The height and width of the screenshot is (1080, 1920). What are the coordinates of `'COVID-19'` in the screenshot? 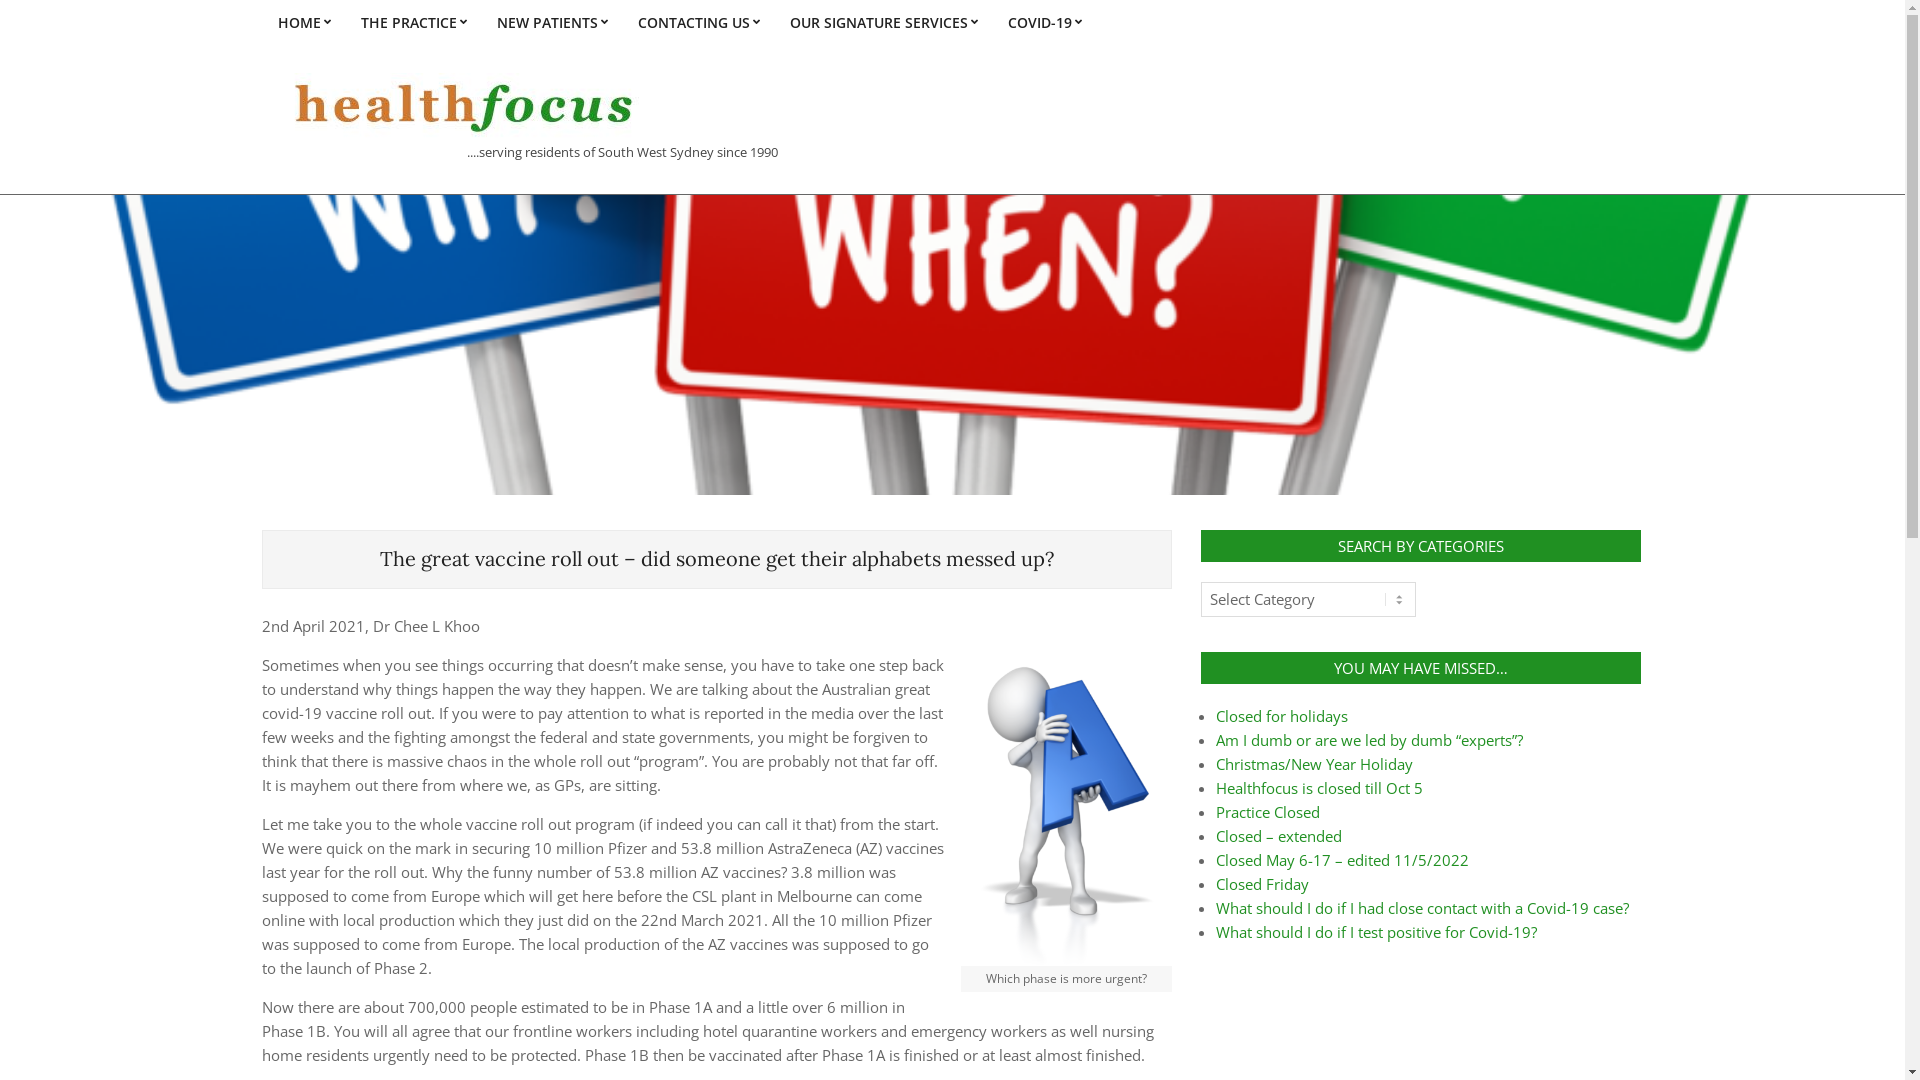 It's located at (1042, 22).